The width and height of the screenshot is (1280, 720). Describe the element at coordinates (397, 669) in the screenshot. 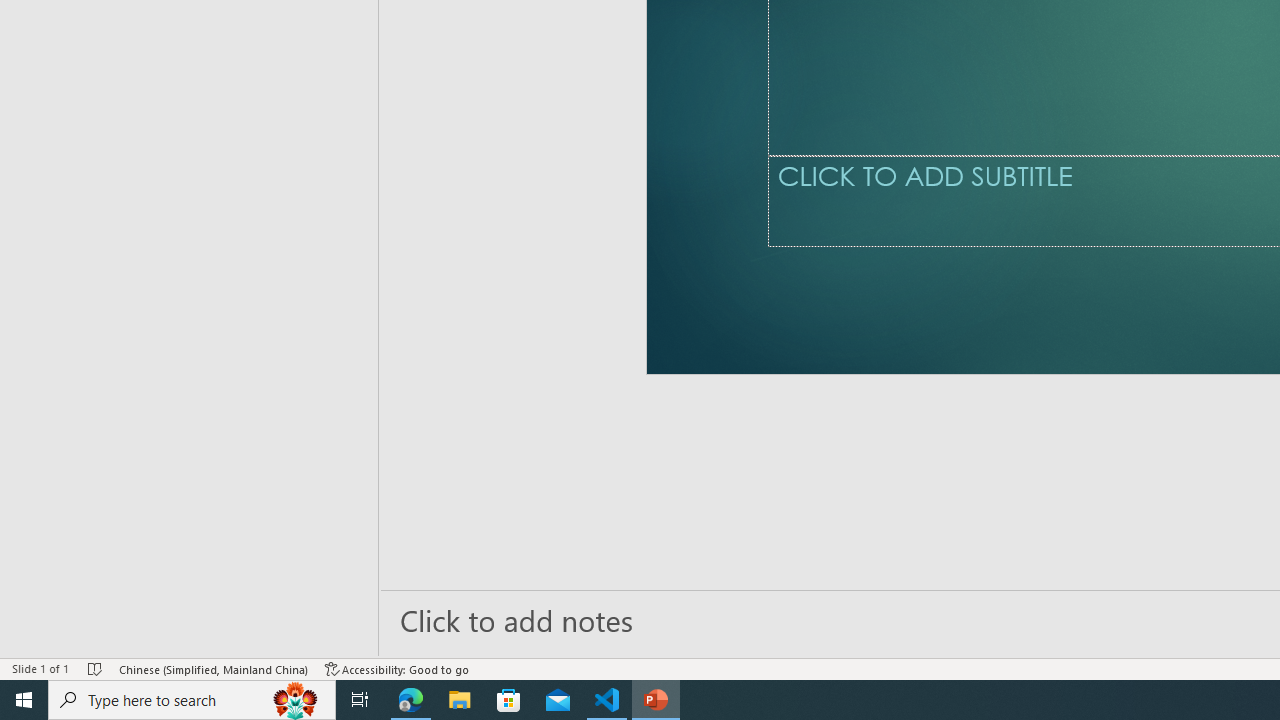

I see `'Accessibility Checker Accessibility: Good to go'` at that location.